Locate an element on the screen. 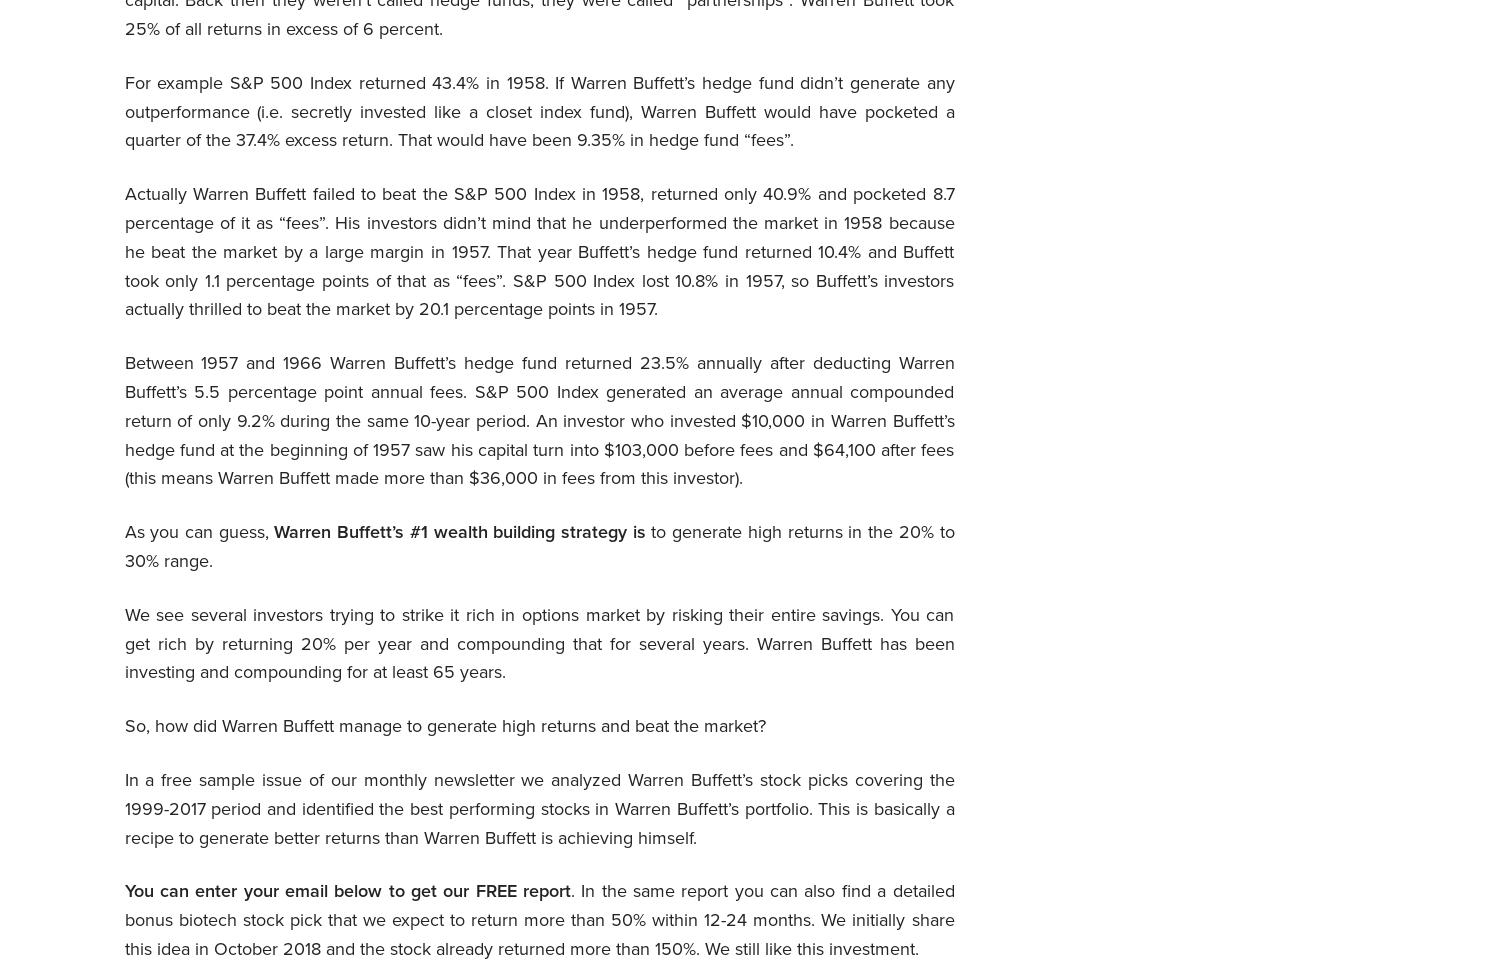  'We see several investors trying to strike it rich in options market by risking their entire savings. You can get rich by returning 20% per year and compounding that for several years. Warren Buffett has been investing and compounding for at least 65 years.' is located at coordinates (539, 642).